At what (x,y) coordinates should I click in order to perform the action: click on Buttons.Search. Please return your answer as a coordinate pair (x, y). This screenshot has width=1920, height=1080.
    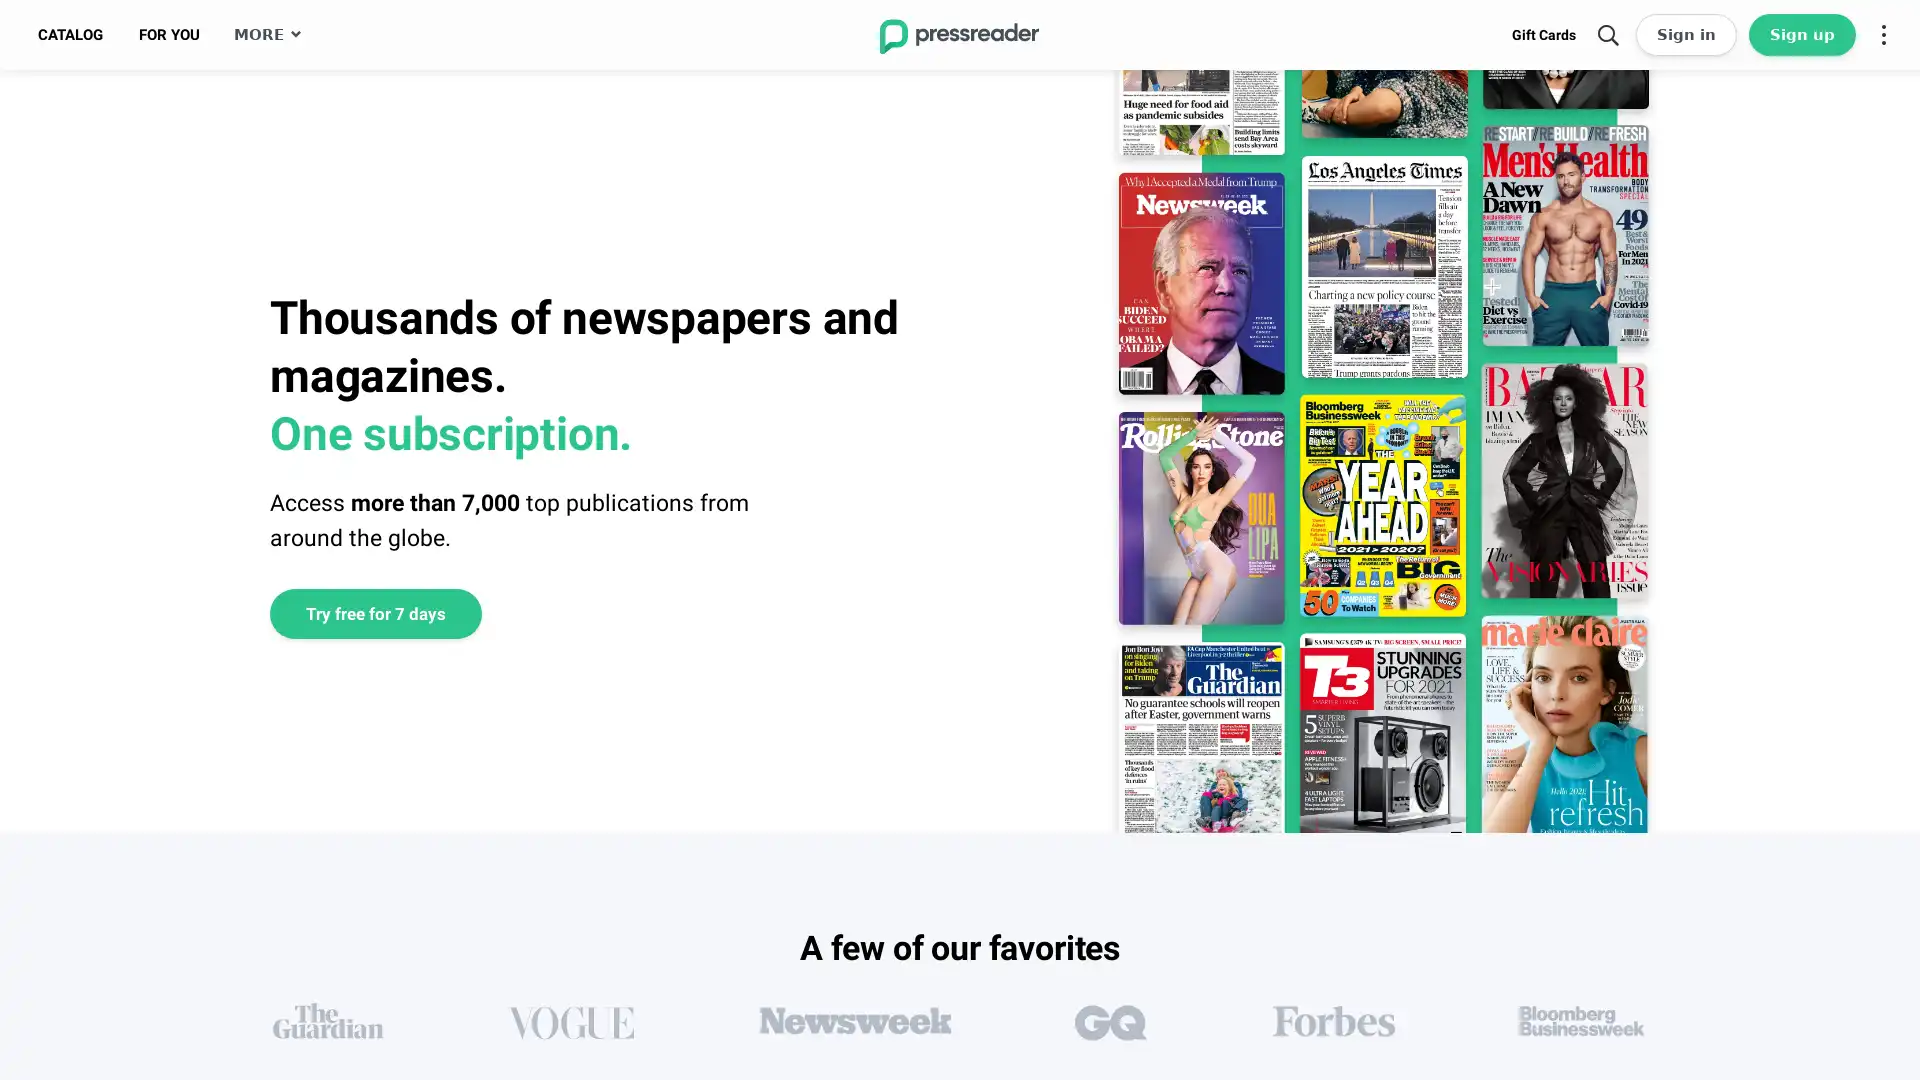
    Looking at the image, I should click on (1608, 34).